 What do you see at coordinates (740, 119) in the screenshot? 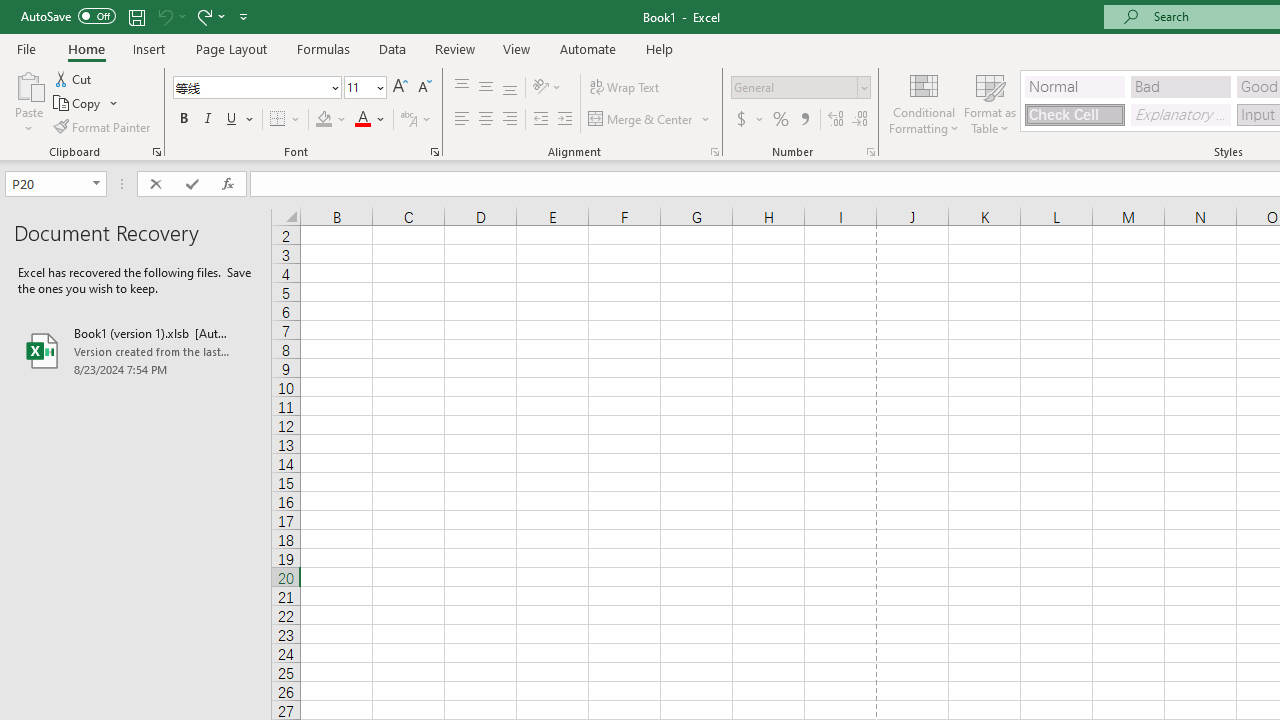
I see `'Accounting Number Format'` at bounding box center [740, 119].